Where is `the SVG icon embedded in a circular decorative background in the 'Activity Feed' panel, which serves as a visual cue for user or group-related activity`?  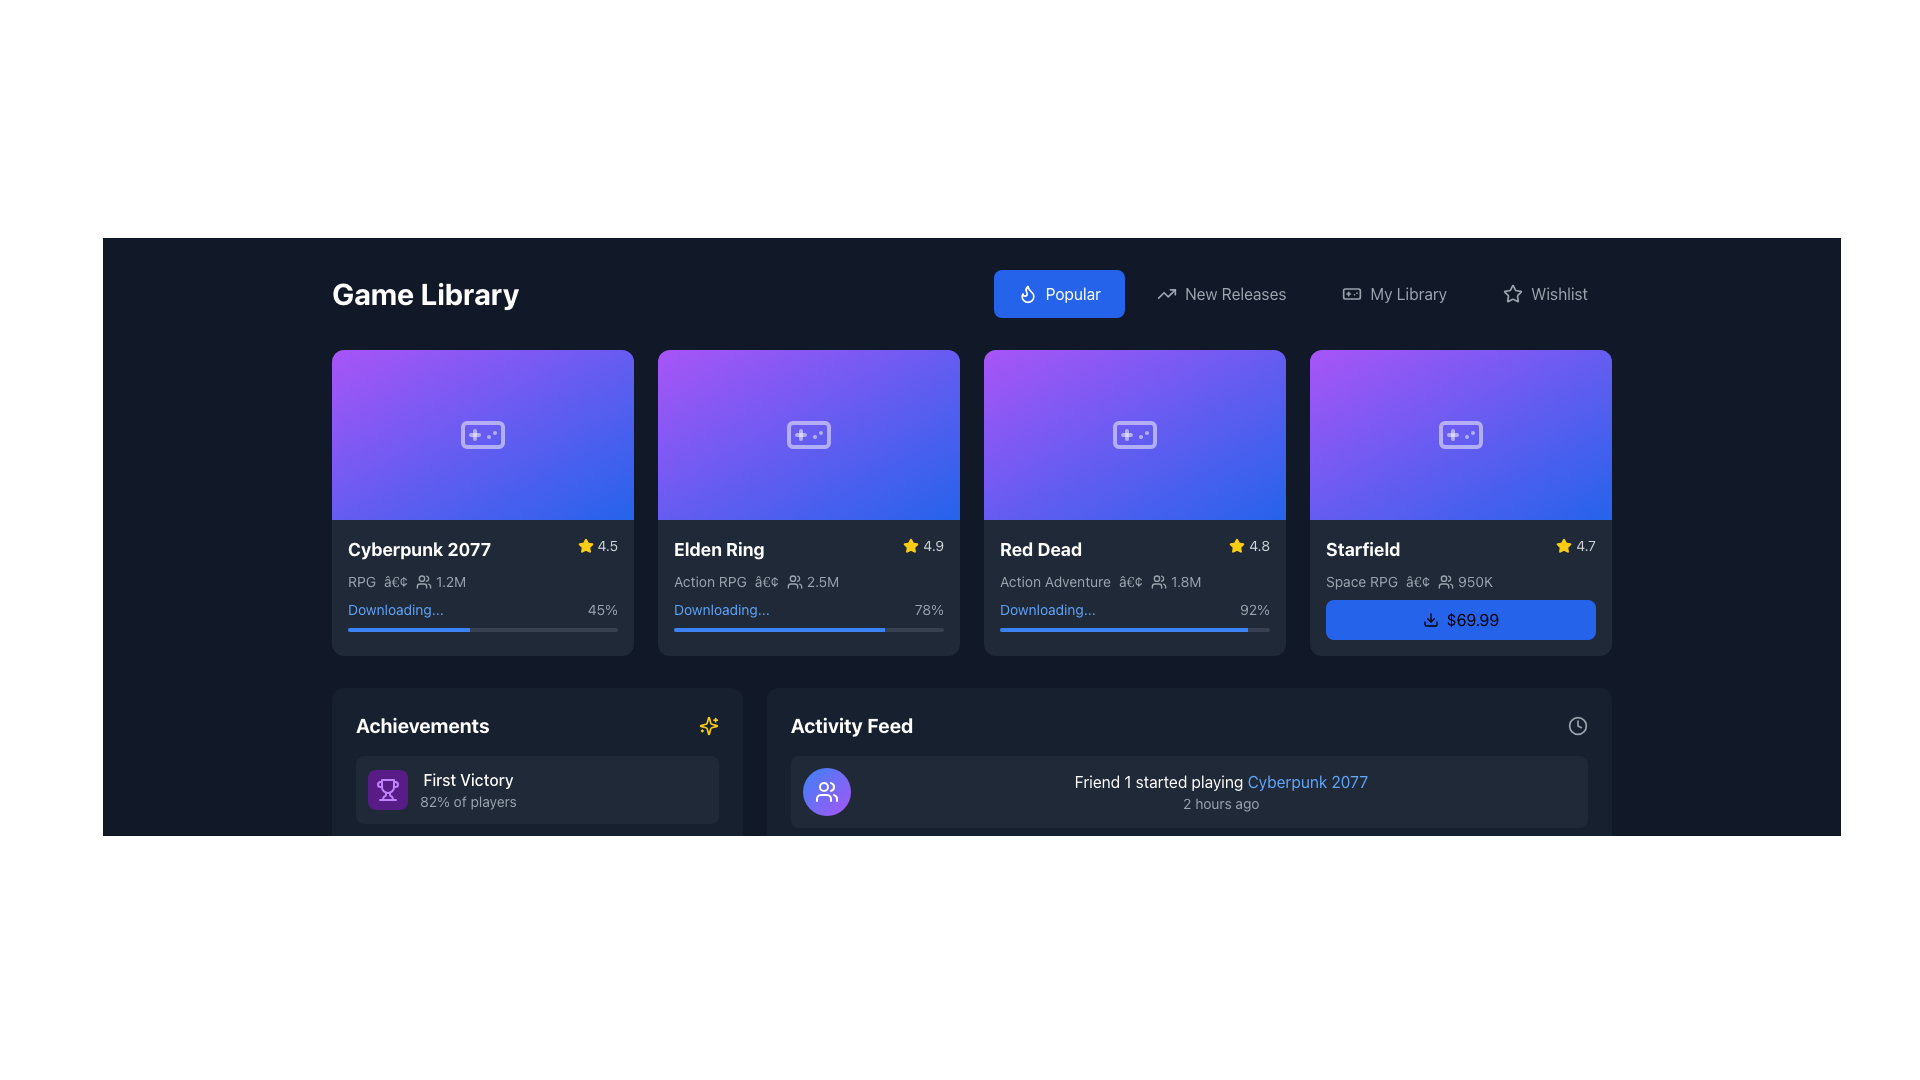
the SVG icon embedded in a circular decorative background in the 'Activity Feed' panel, which serves as a visual cue for user or group-related activity is located at coordinates (826, 790).